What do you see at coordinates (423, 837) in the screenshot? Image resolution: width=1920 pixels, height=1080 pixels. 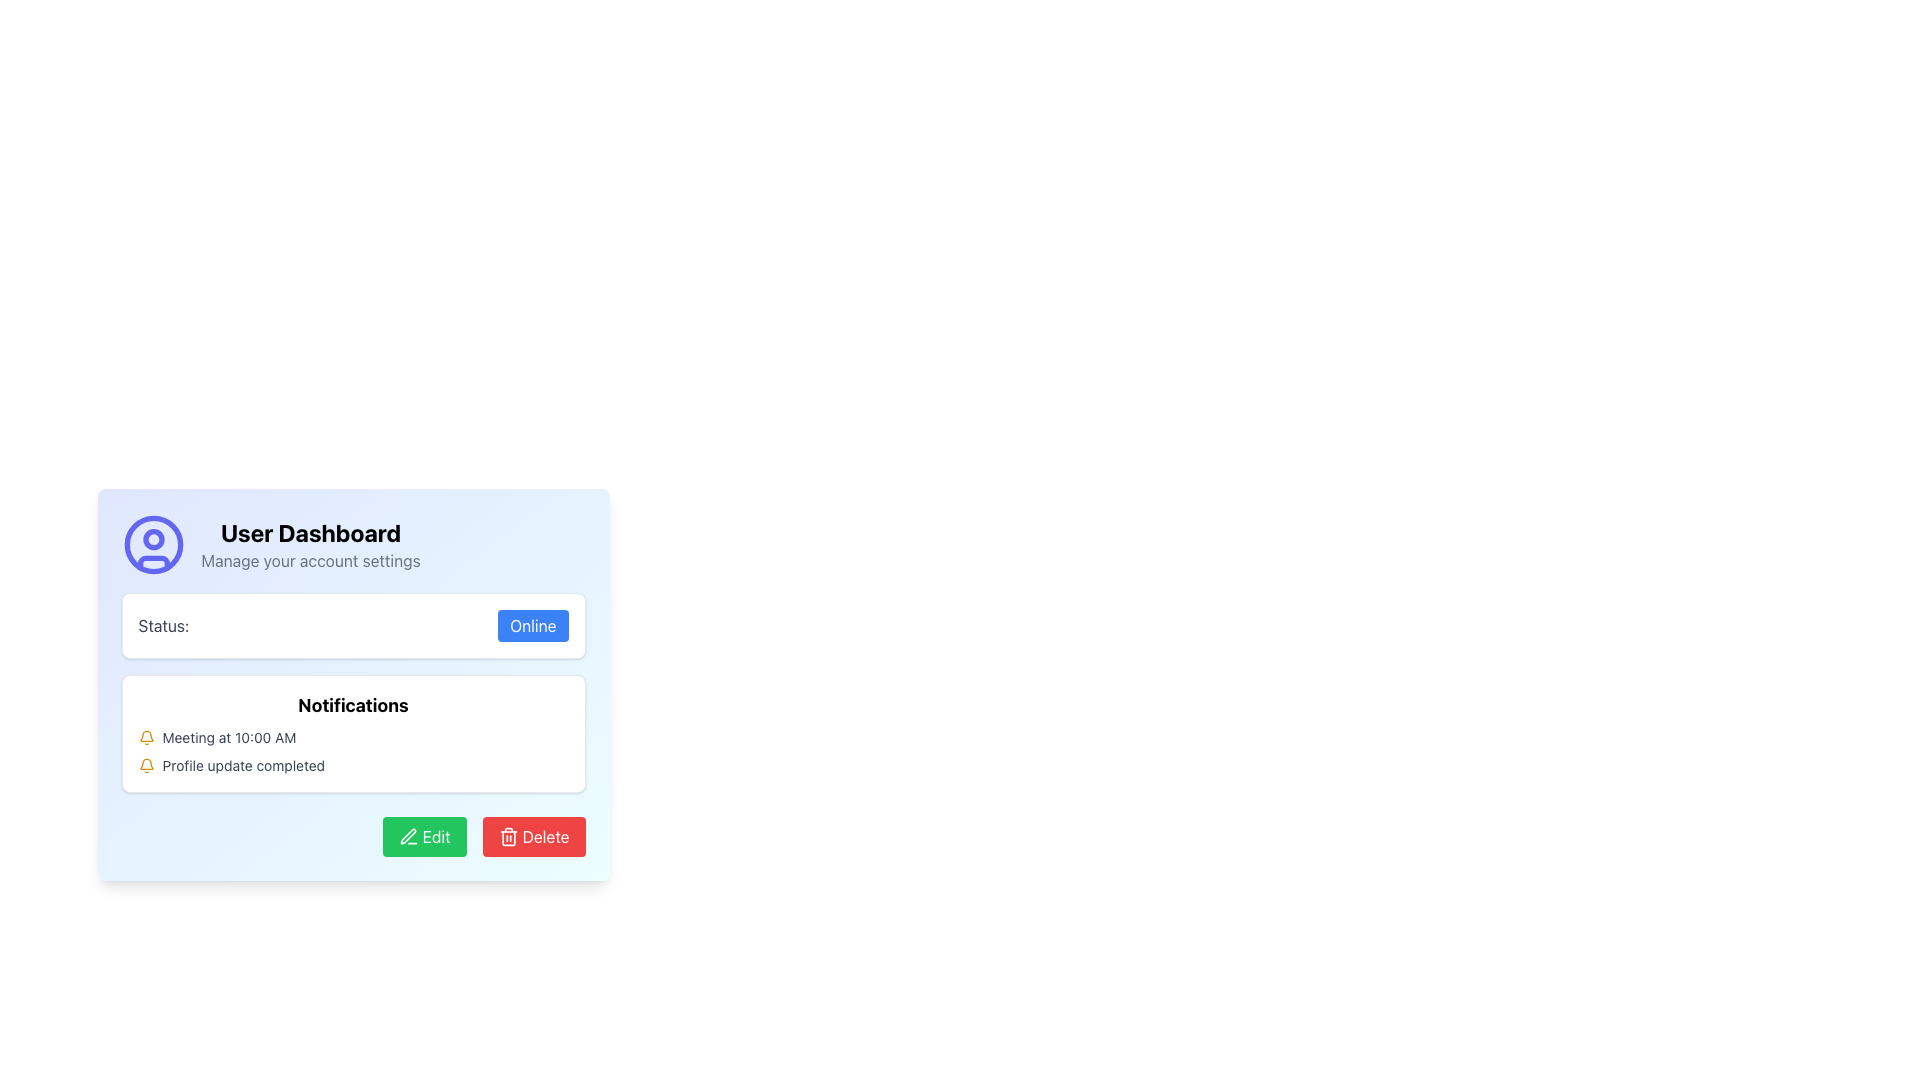 I see `the green rectangular button with rounded edges labeled 'Edit' to initiate editing` at bounding box center [423, 837].